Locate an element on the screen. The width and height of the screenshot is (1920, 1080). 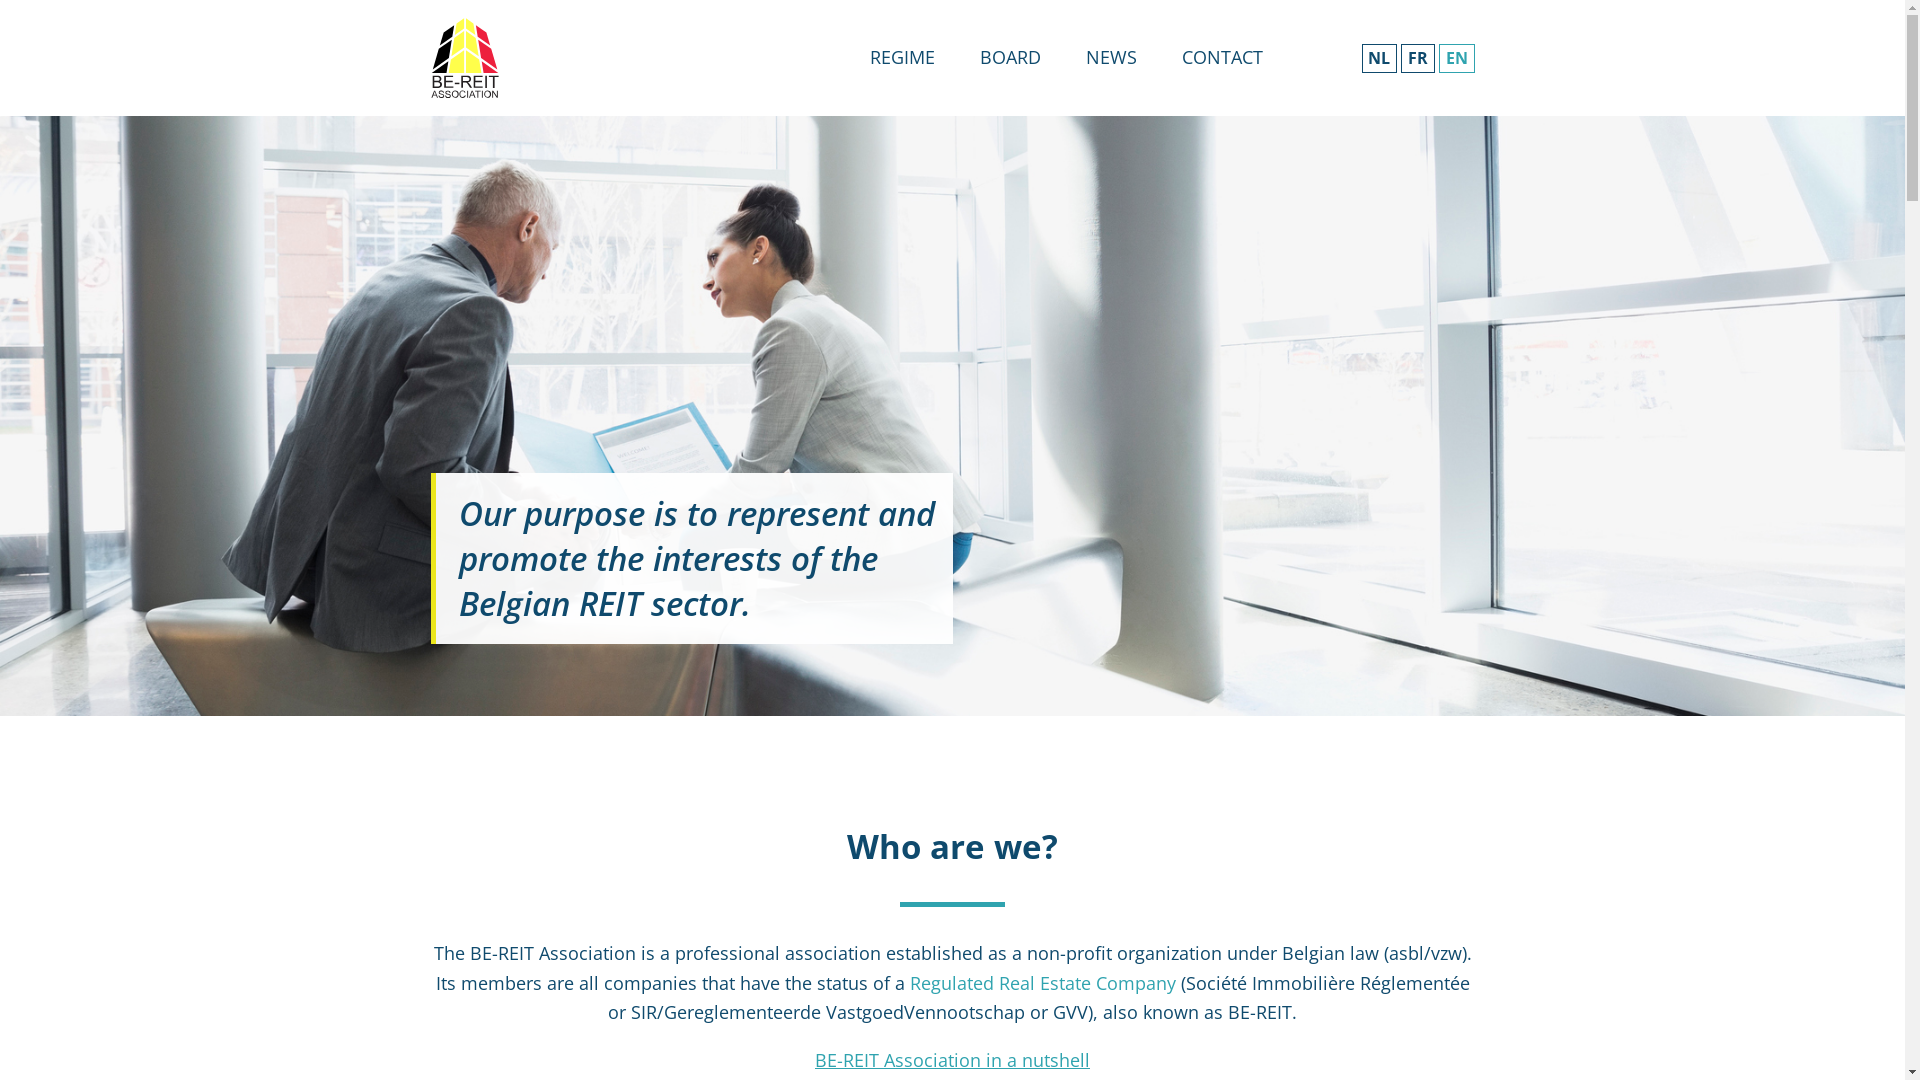
'REGIME' is located at coordinates (901, 56).